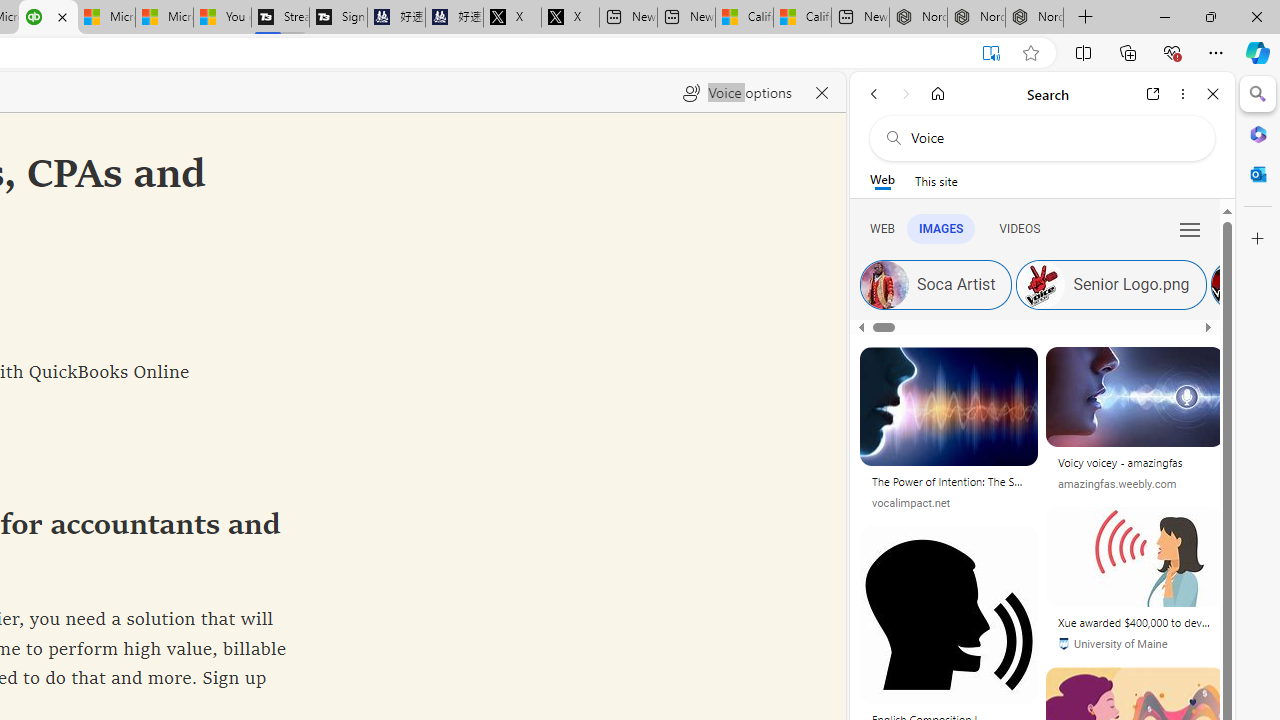  What do you see at coordinates (1135, 462) in the screenshot?
I see `'Voicy voicey - amazingfas'` at bounding box center [1135, 462].